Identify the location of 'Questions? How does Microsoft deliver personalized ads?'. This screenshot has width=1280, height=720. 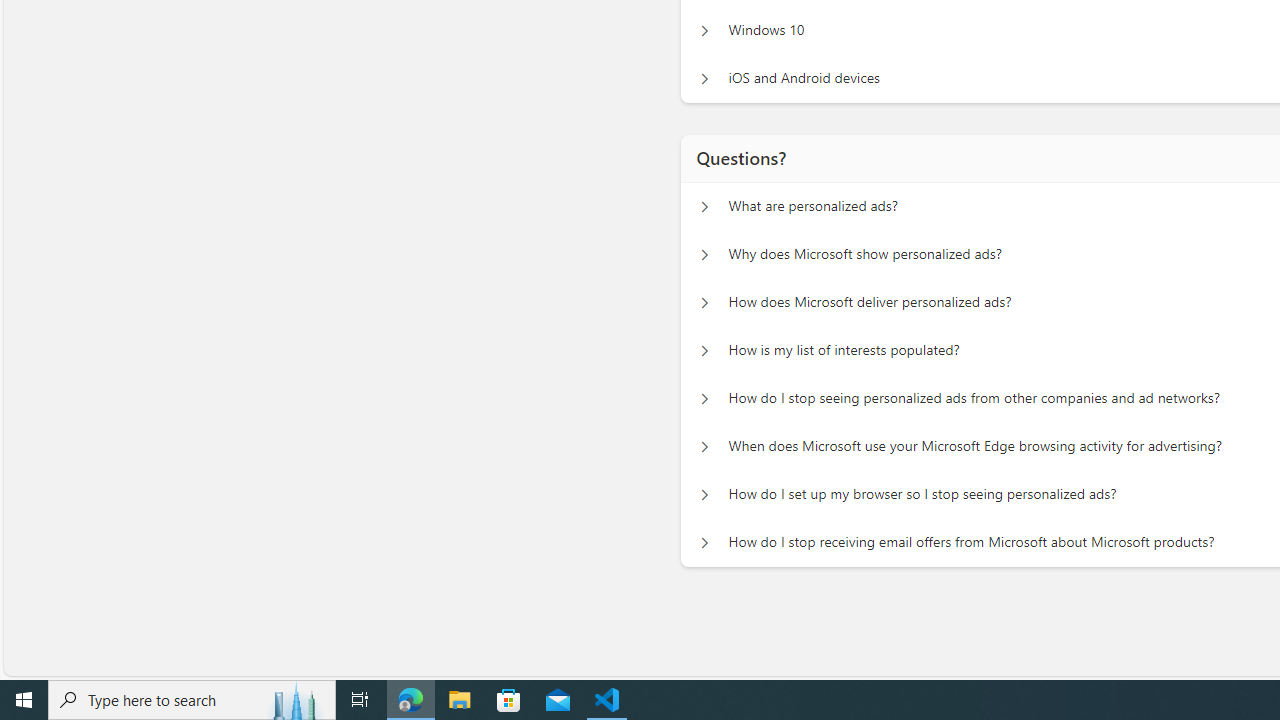
(704, 303).